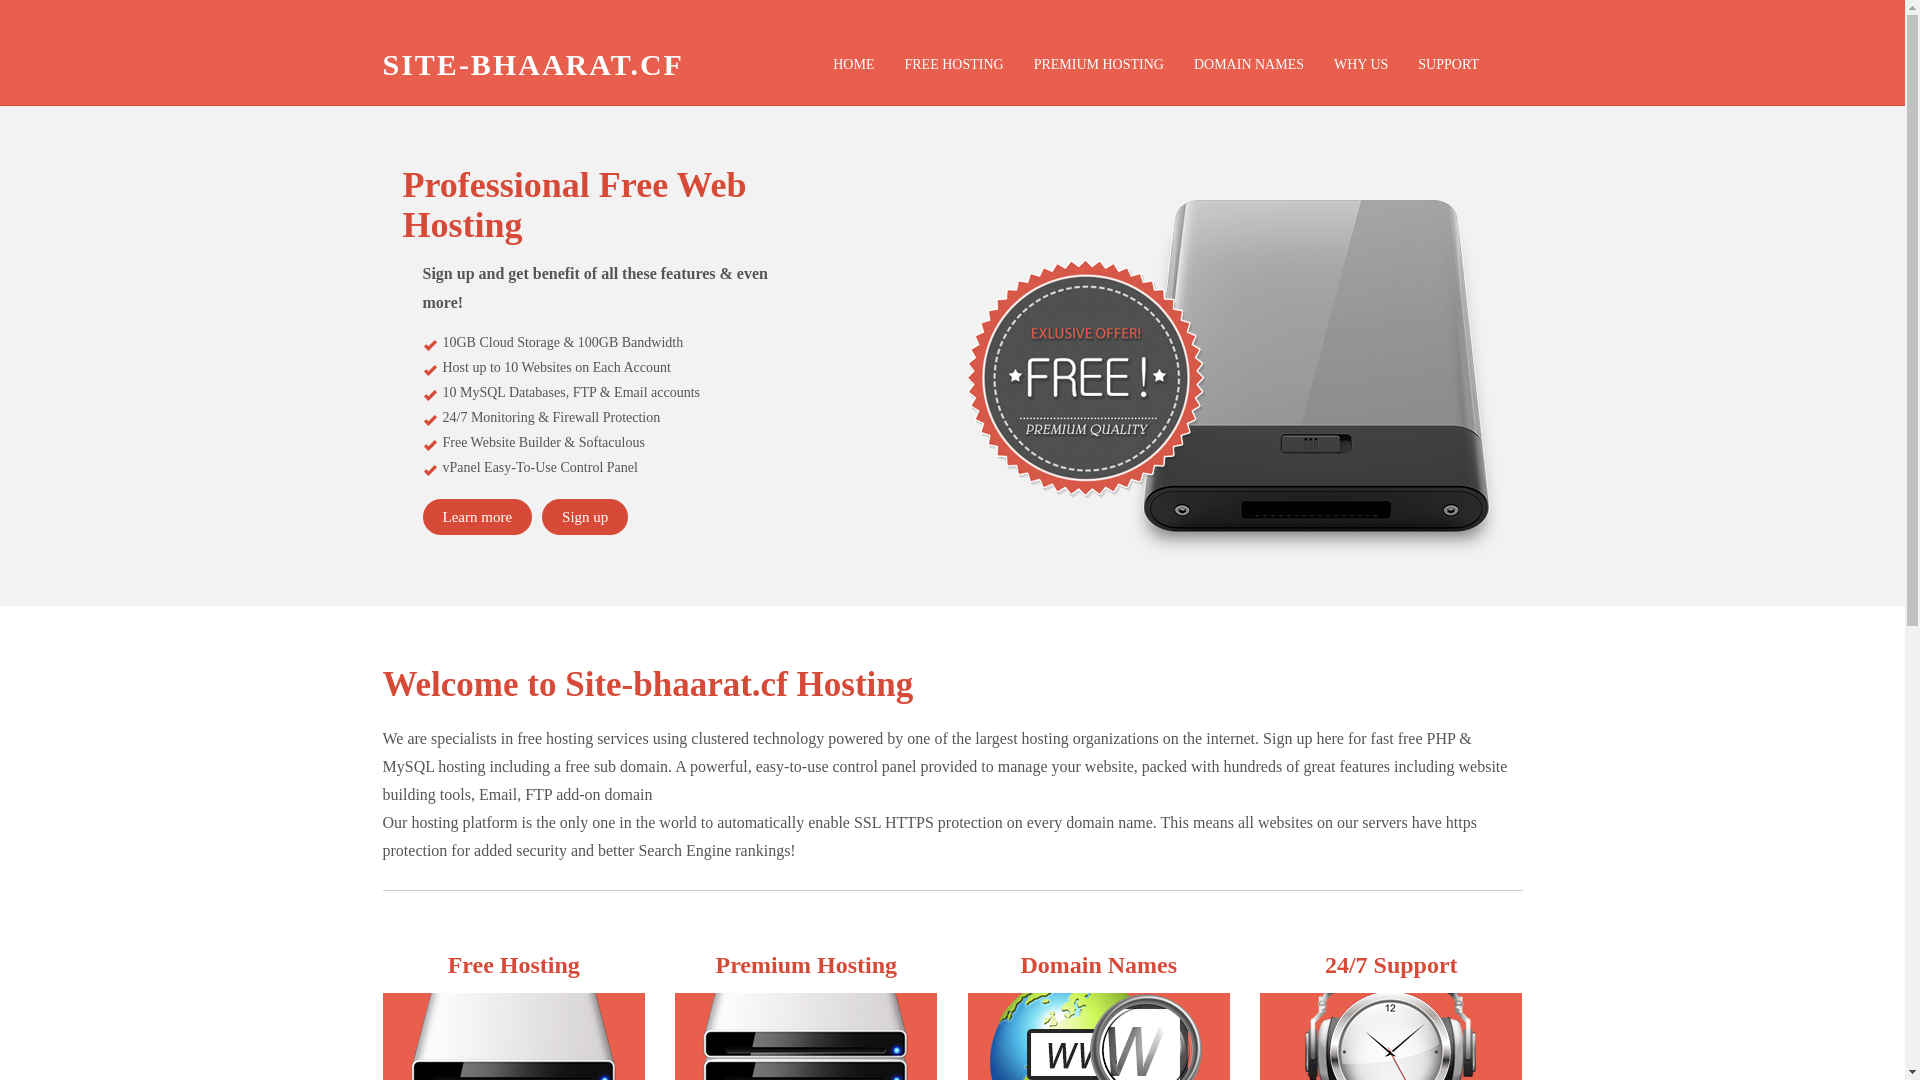  I want to click on 'SUPPORT', so click(1401, 64).